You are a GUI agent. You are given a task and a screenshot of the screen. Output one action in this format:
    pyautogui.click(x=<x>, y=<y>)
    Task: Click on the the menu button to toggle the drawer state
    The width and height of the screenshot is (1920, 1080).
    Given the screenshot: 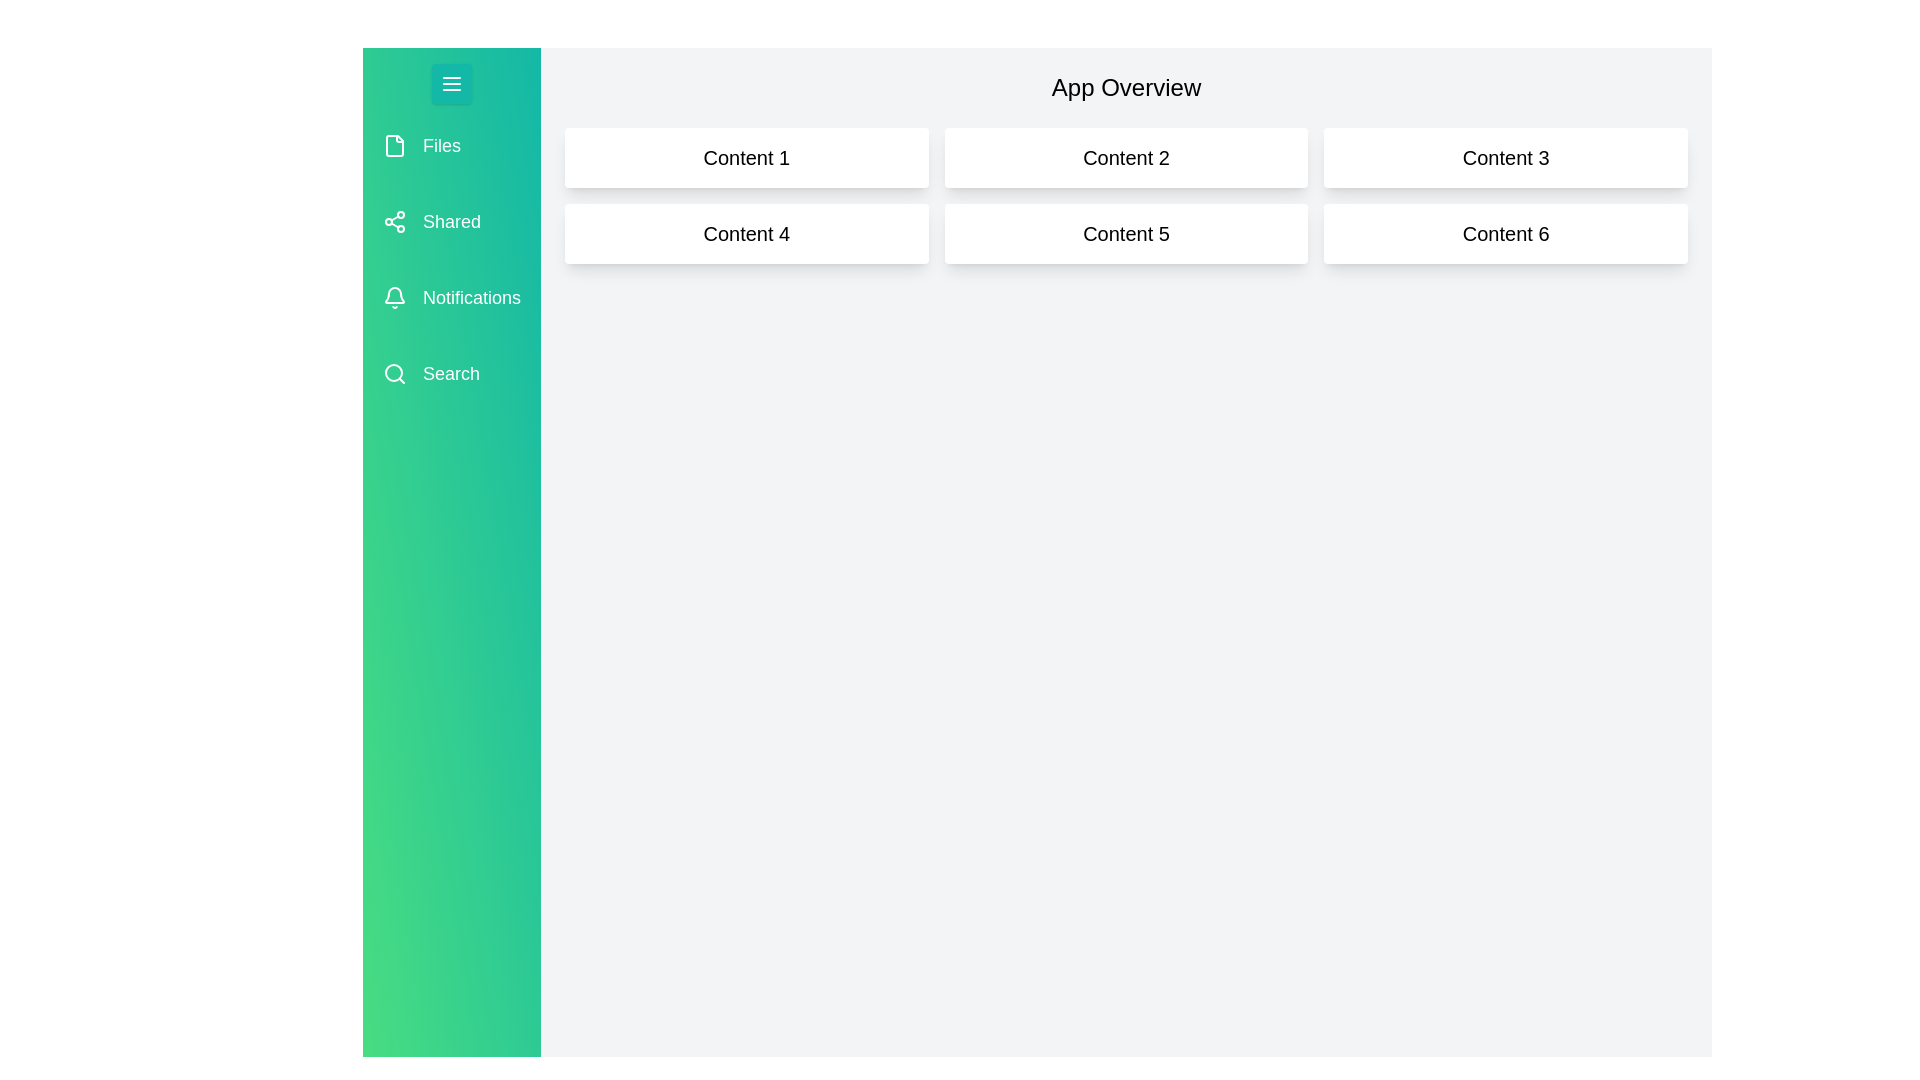 What is the action you would take?
    pyautogui.click(x=450, y=83)
    